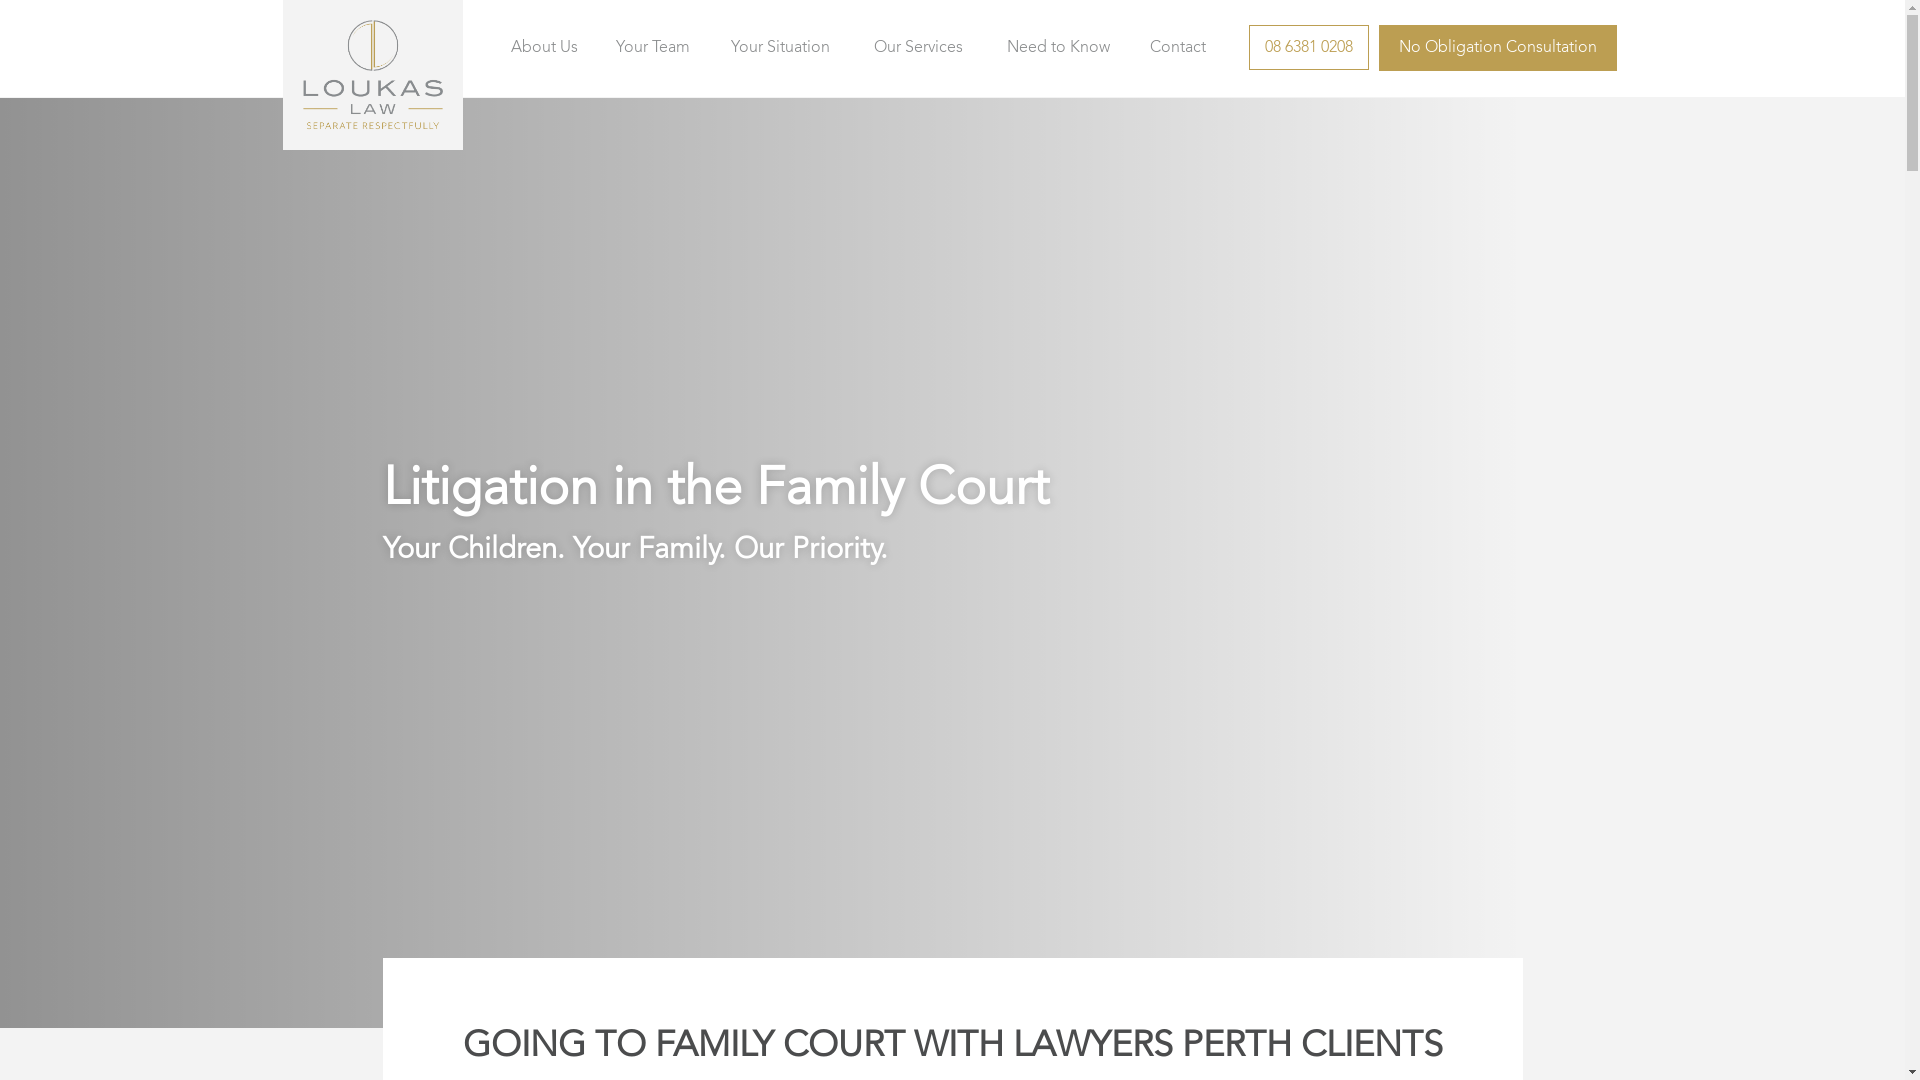  What do you see at coordinates (1247, 46) in the screenshot?
I see `'08 6381 0208'` at bounding box center [1247, 46].